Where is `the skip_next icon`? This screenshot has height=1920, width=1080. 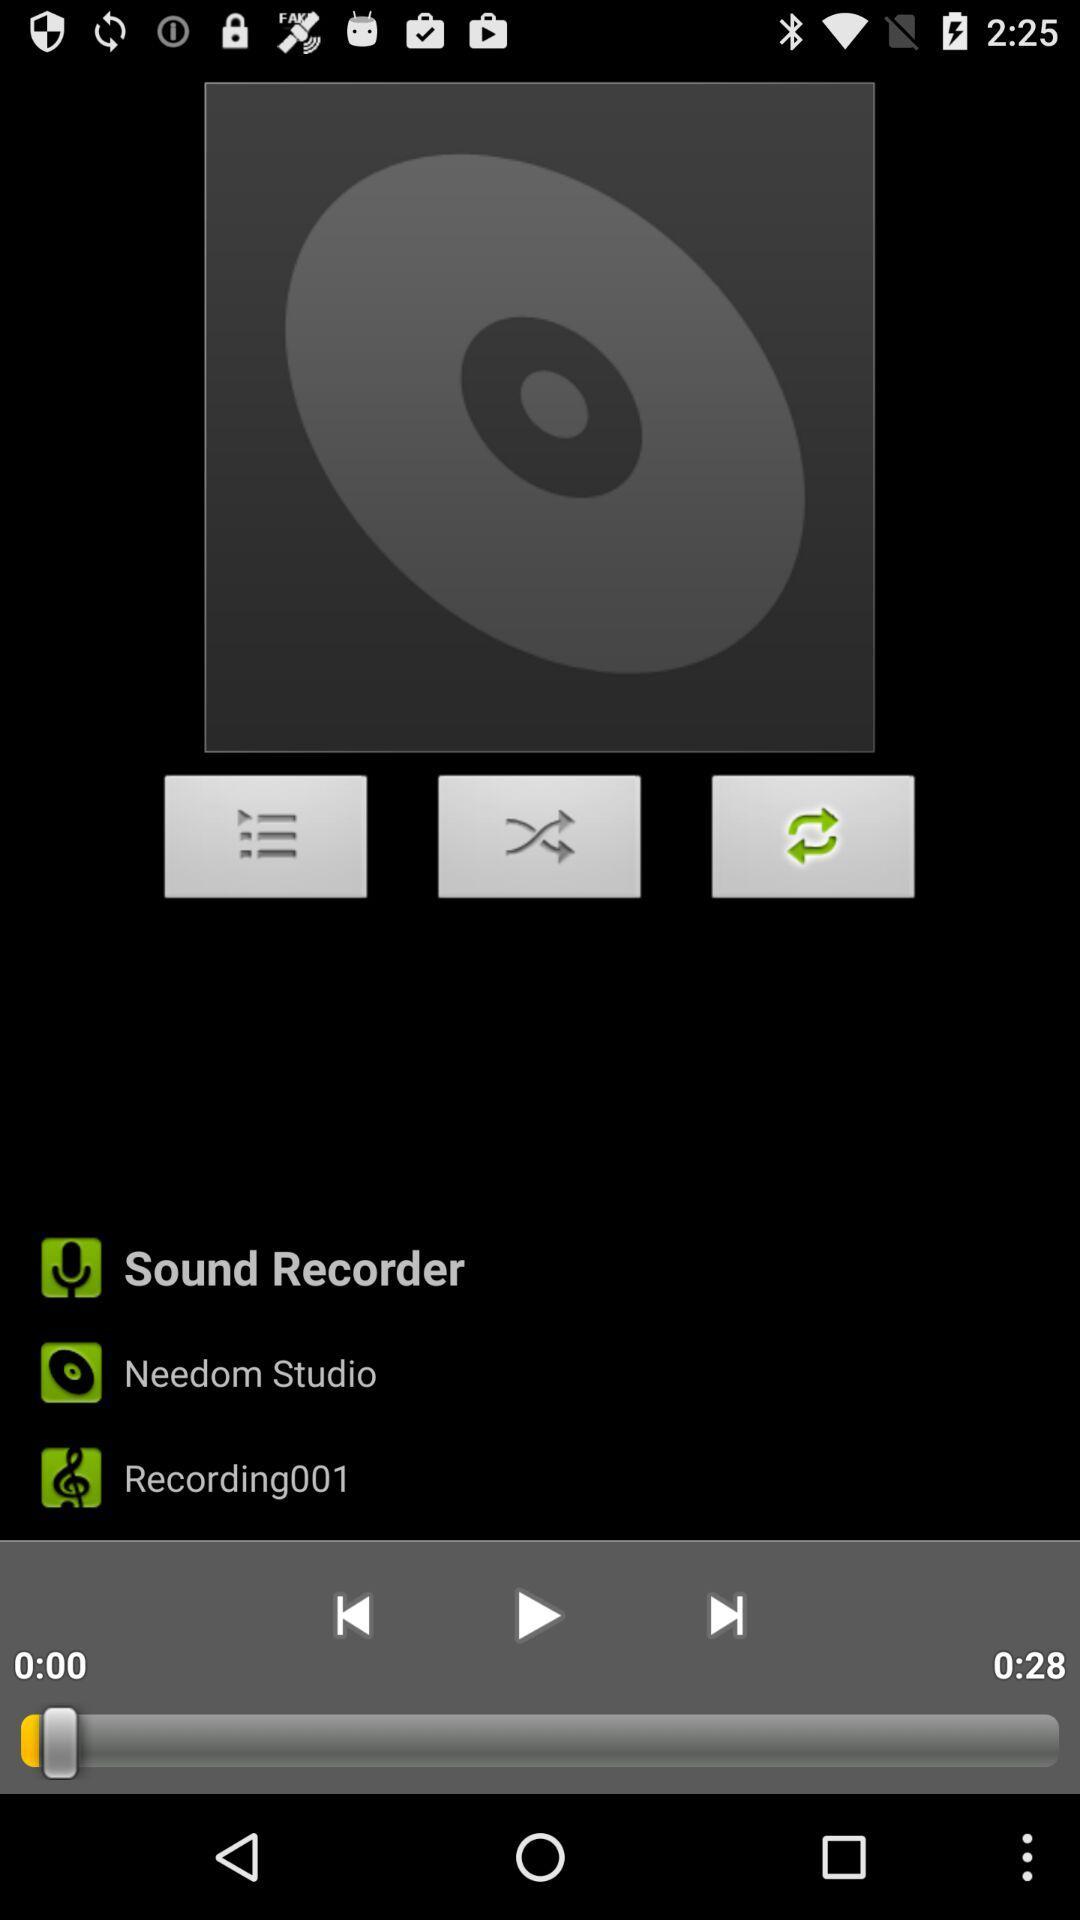 the skip_next icon is located at coordinates (726, 1727).